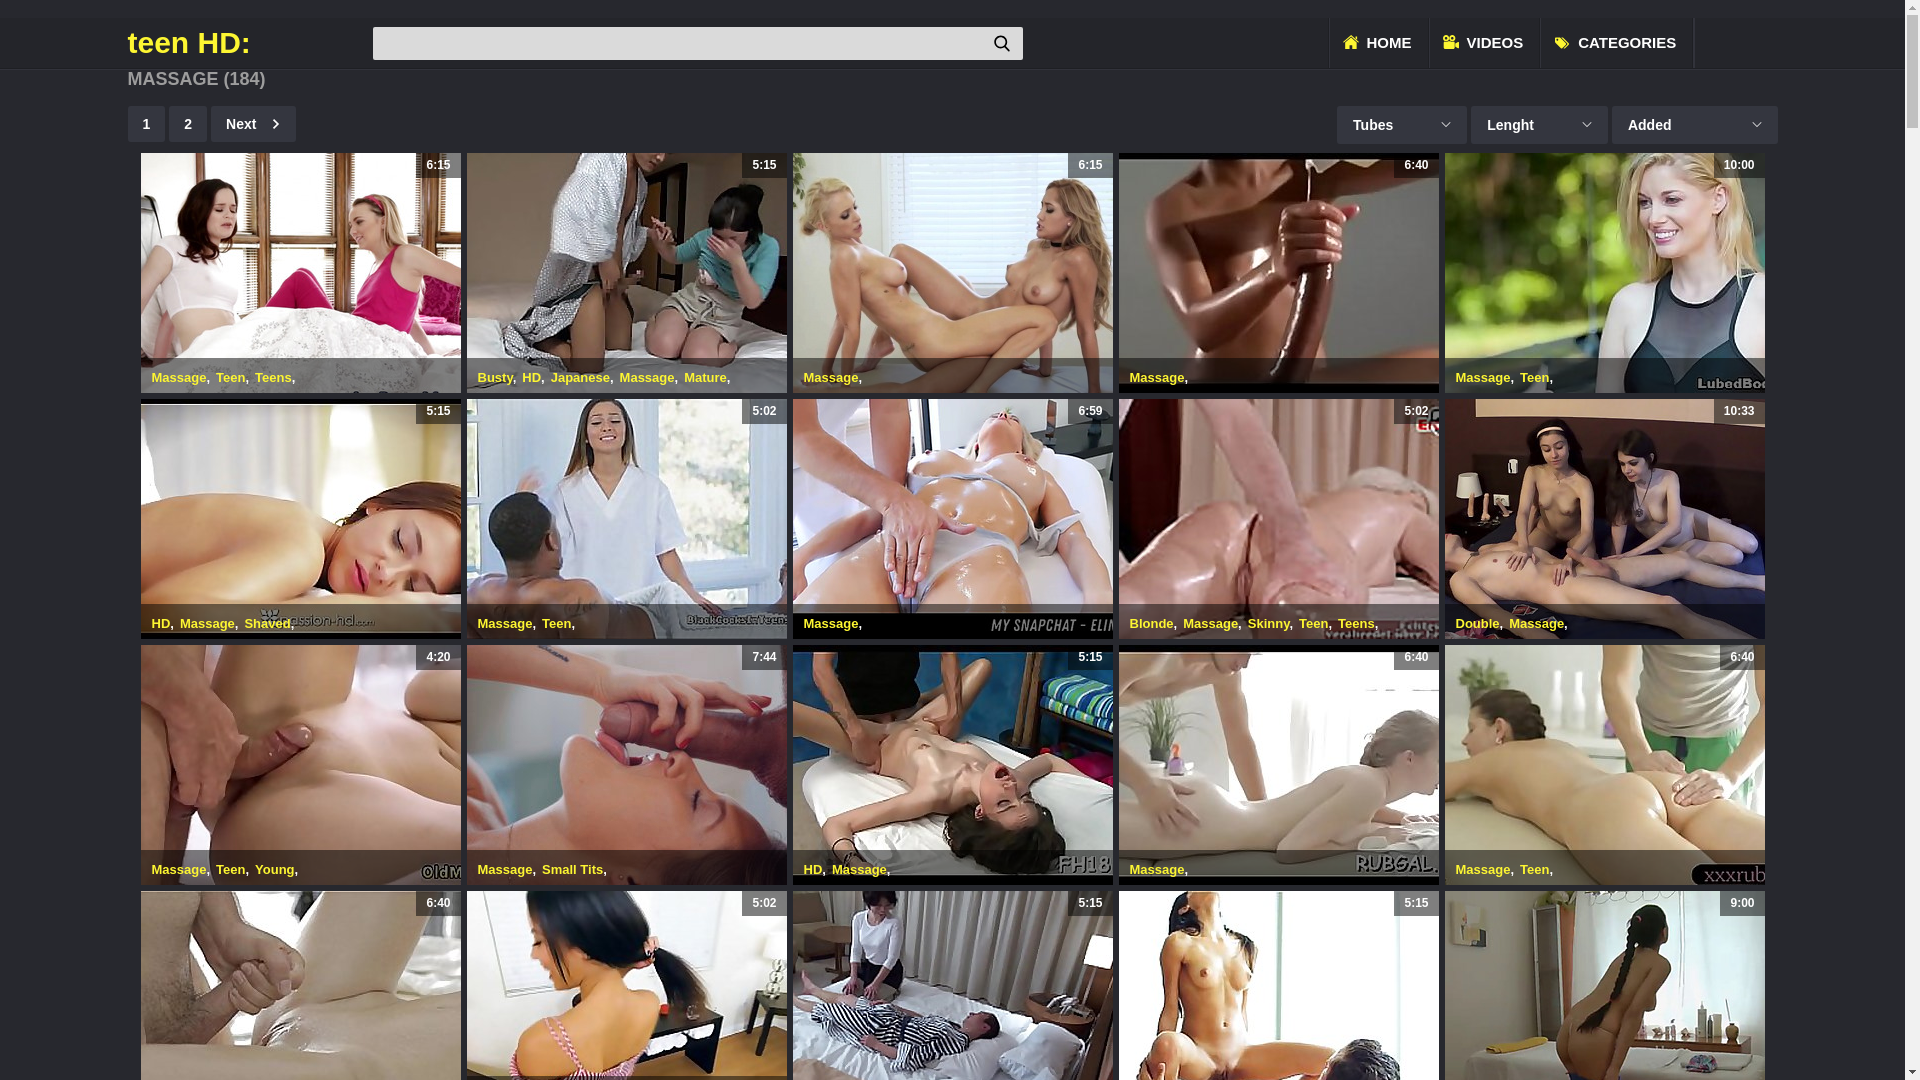  I want to click on 'teen HD:', so click(247, 42).